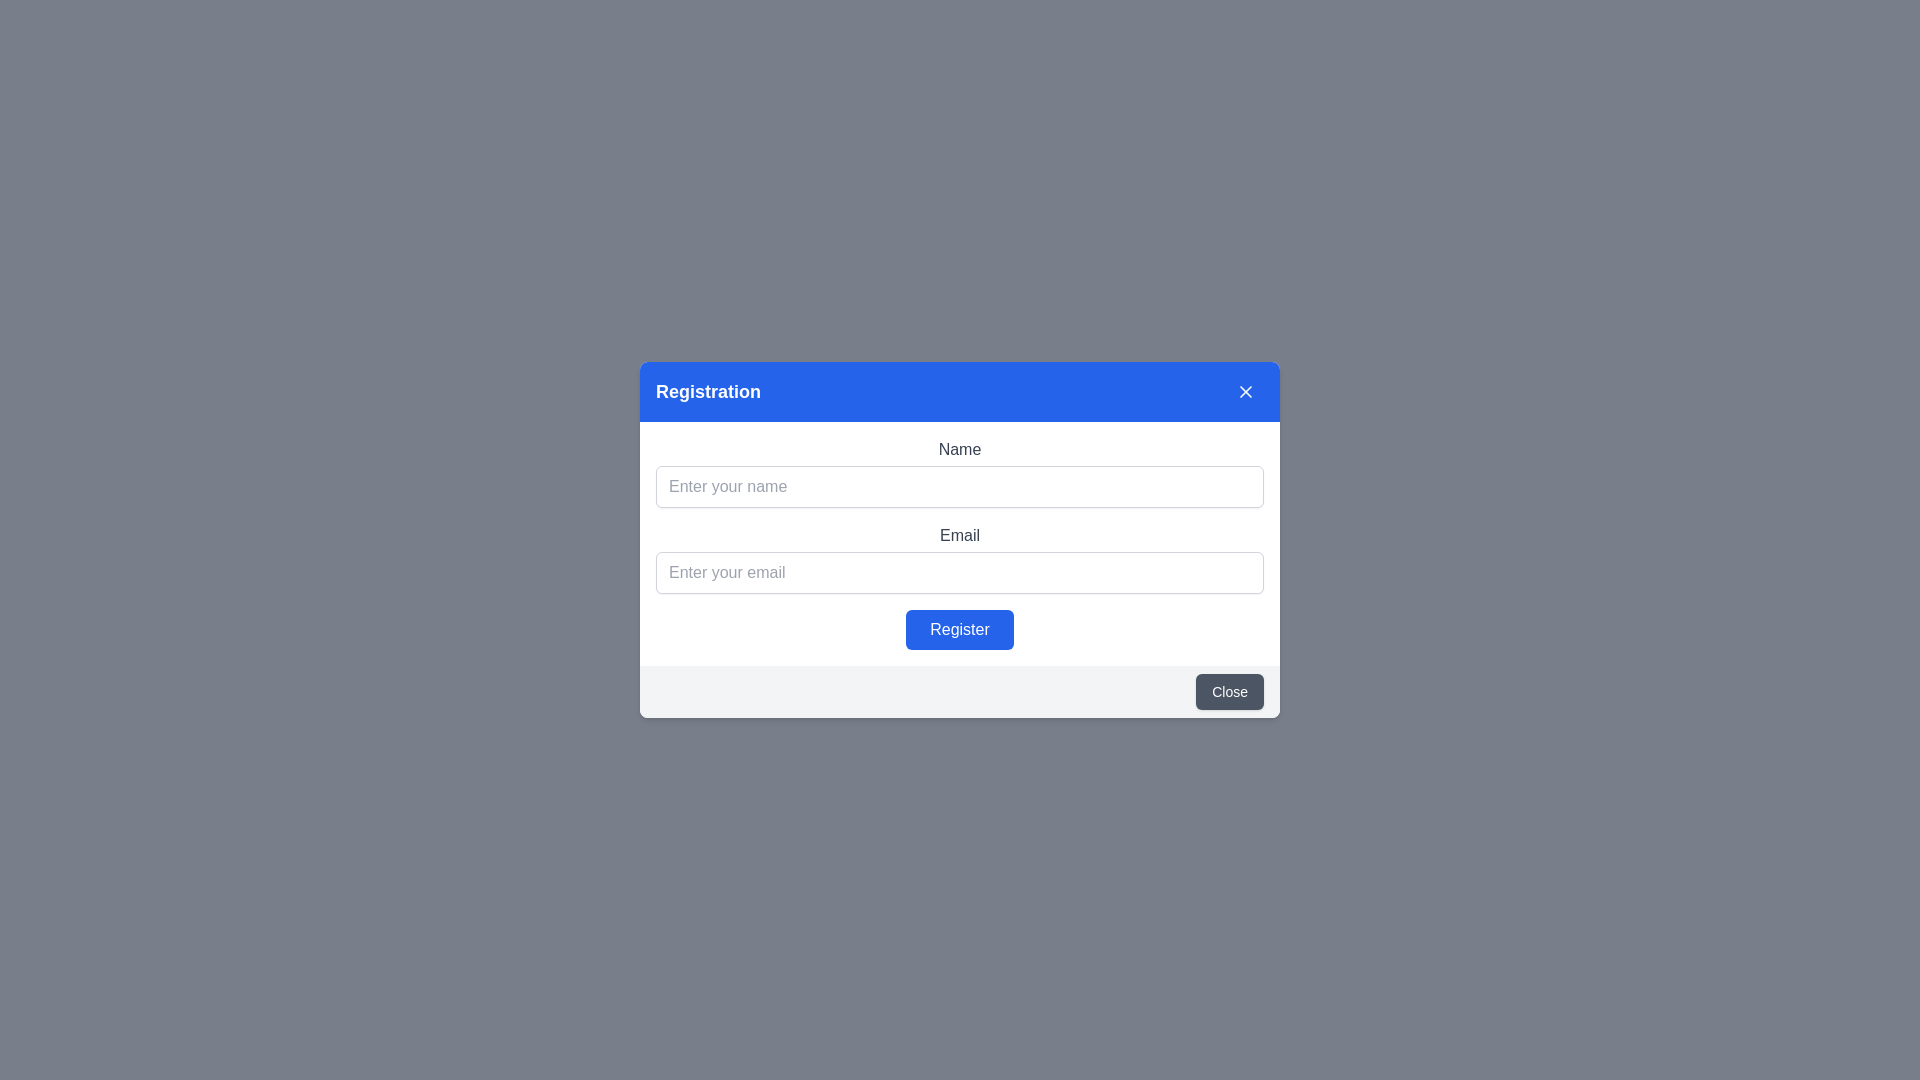  Describe the element at coordinates (960, 628) in the screenshot. I see `the blue rectangular button labeled 'Register' for accessibility interaction` at that location.